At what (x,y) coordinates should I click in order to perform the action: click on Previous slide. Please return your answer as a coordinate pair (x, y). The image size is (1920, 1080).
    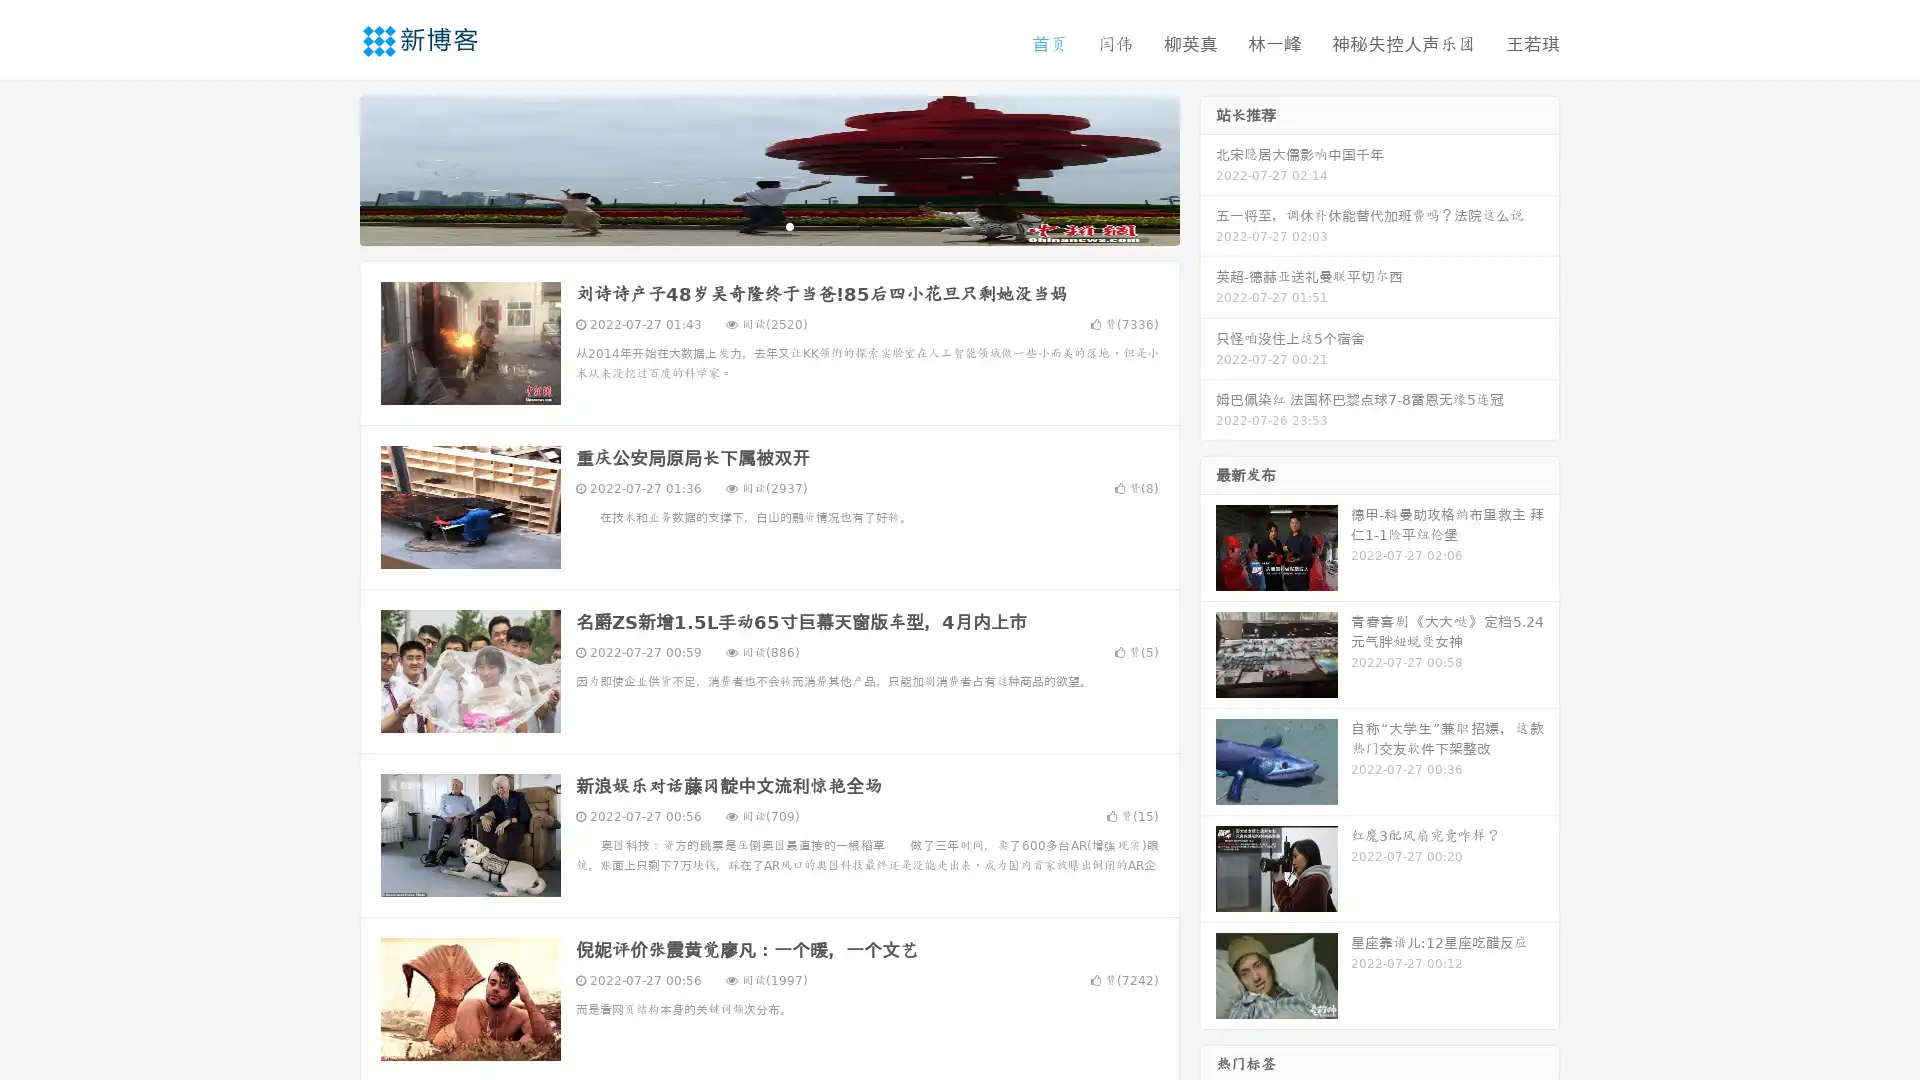
    Looking at the image, I should click on (330, 168).